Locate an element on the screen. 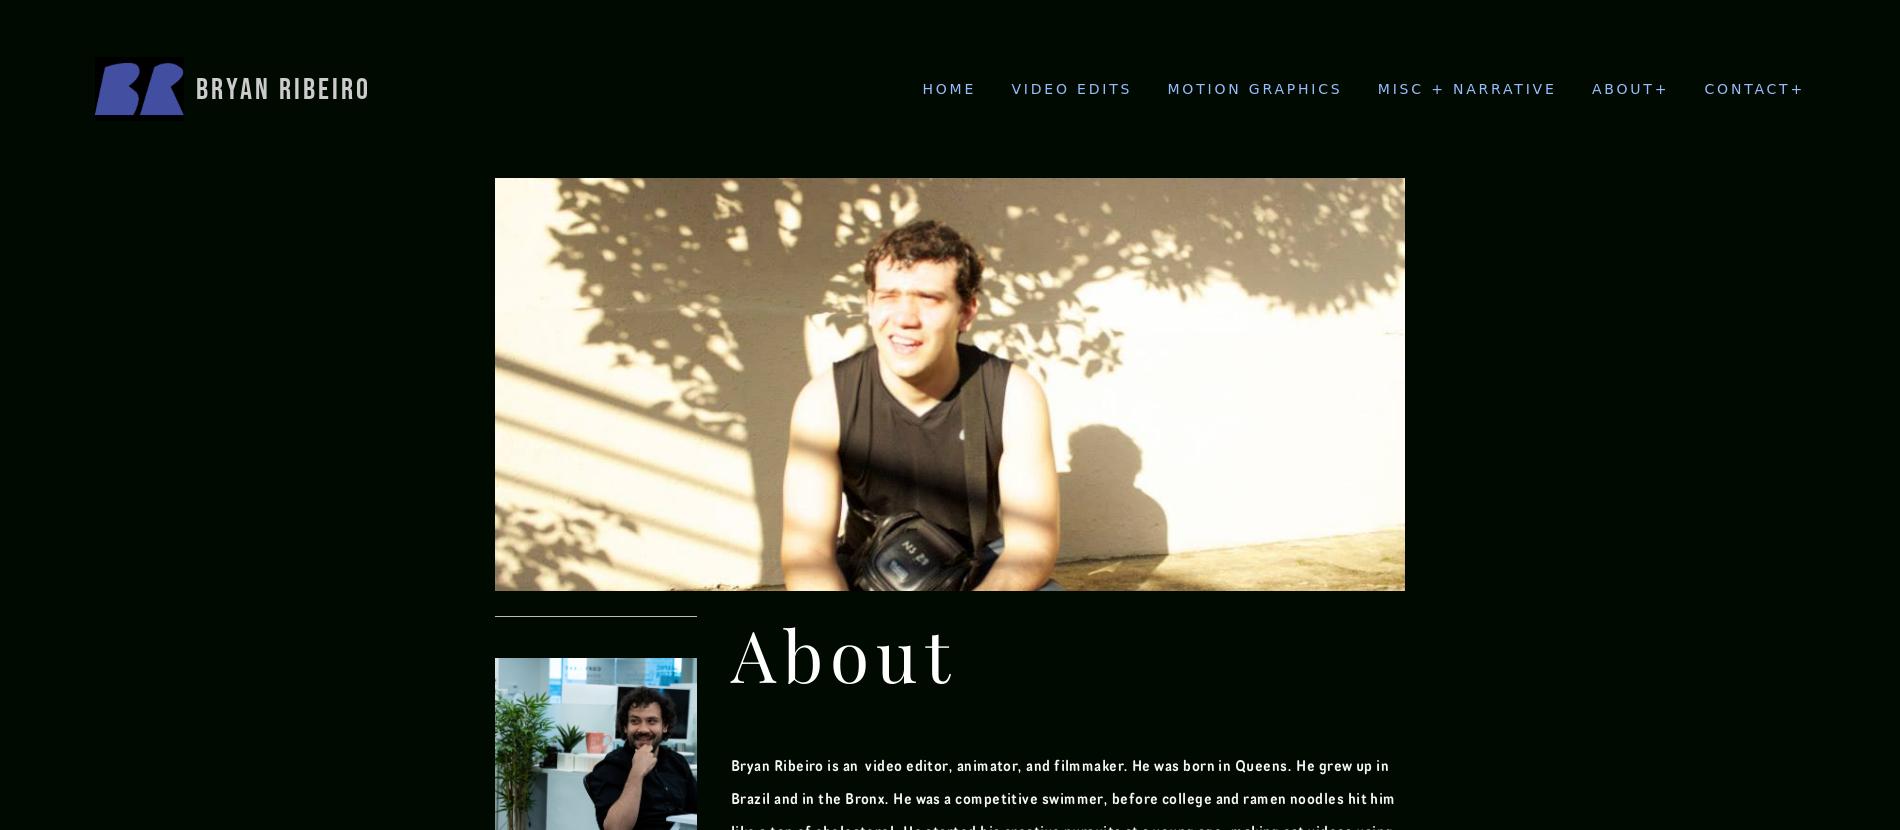  'Home' is located at coordinates (948, 87).